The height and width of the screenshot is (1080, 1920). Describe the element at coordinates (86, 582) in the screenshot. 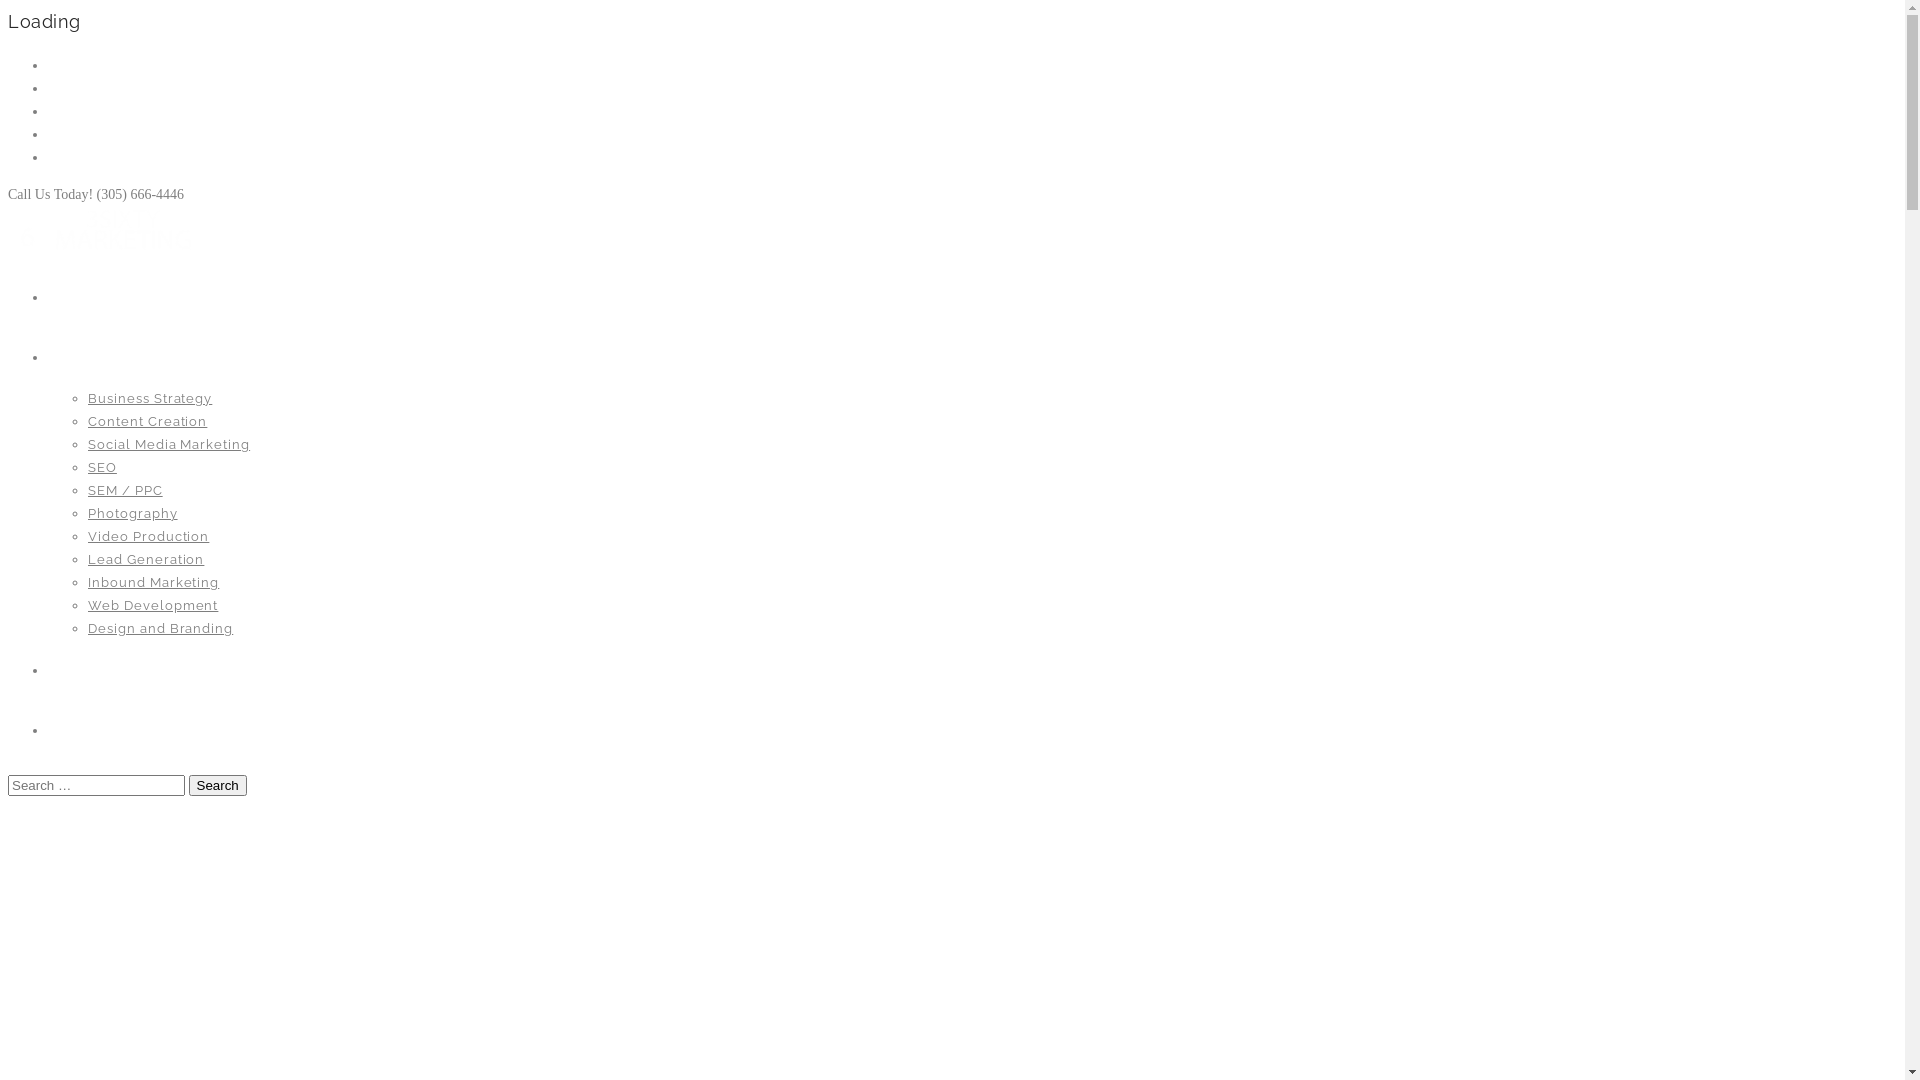

I see `'Inbound Marketing'` at that location.